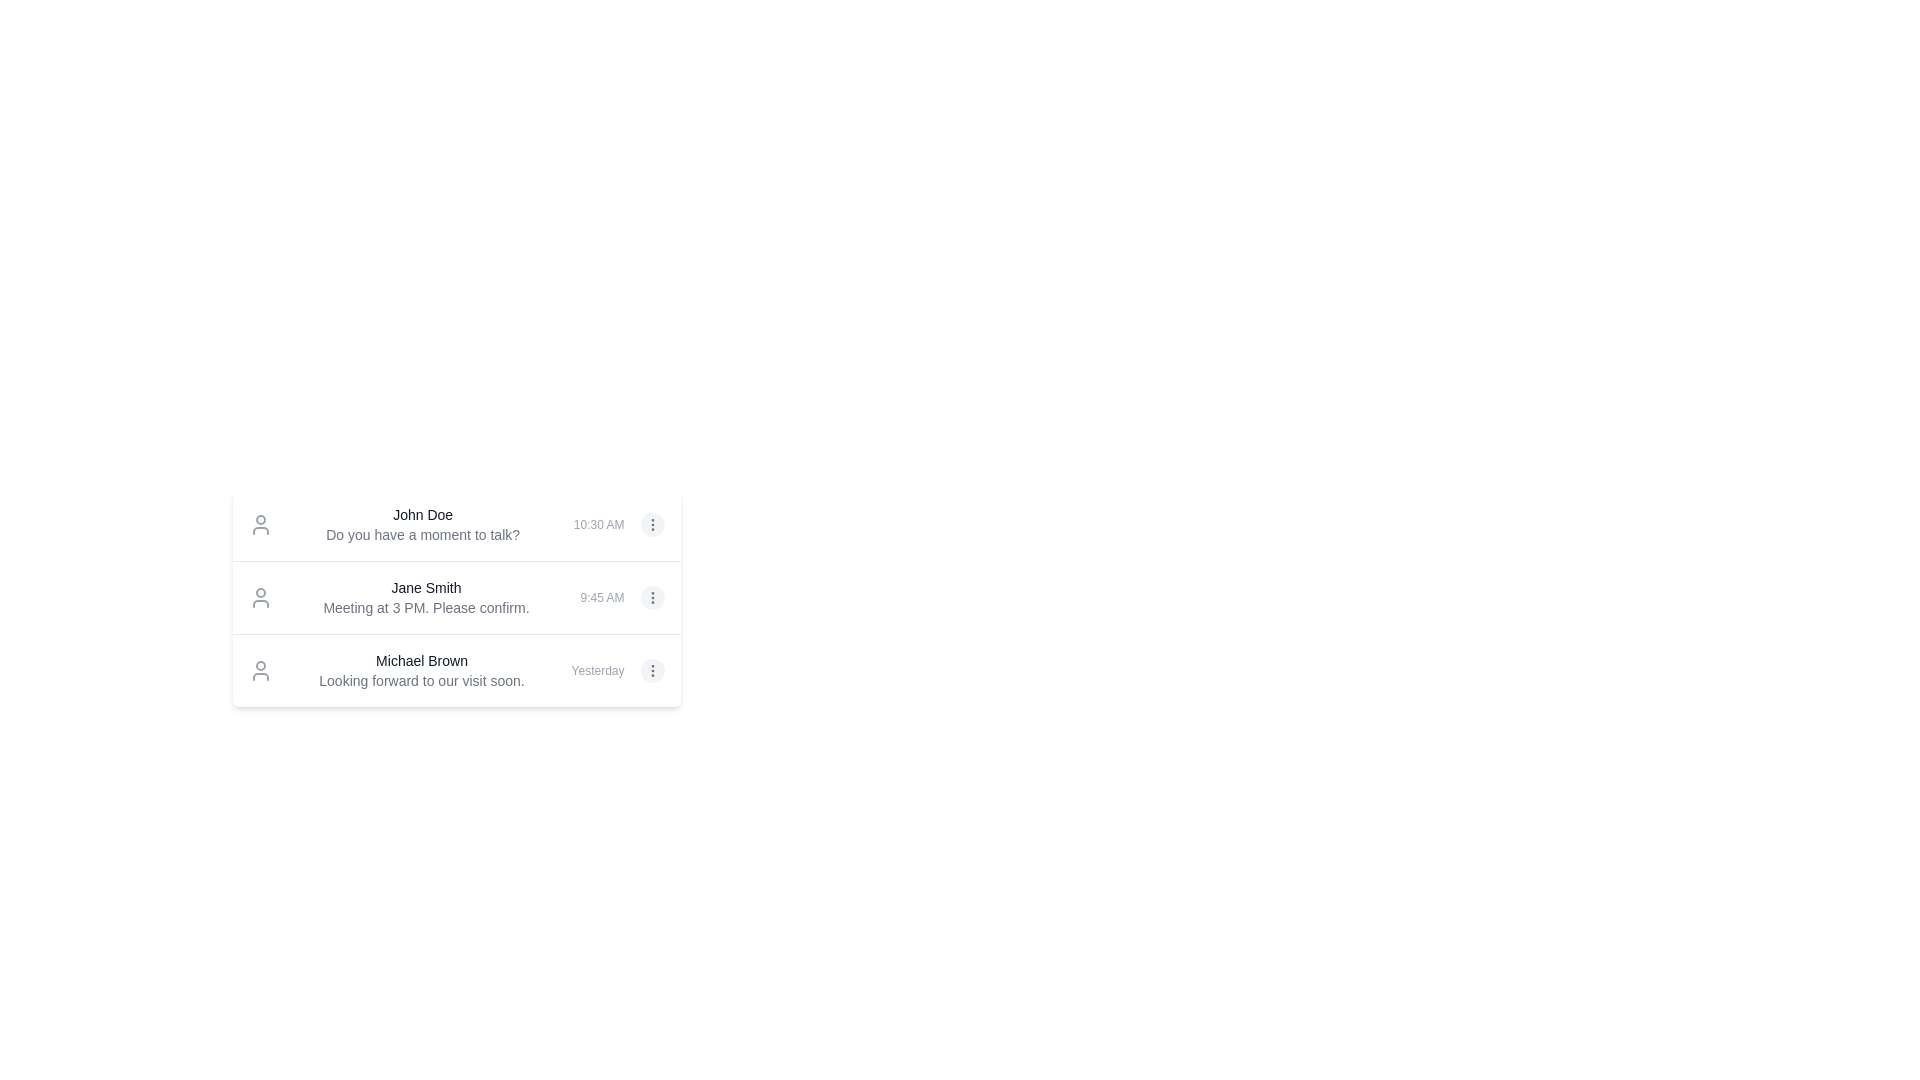 The image size is (1920, 1080). Describe the element at coordinates (259, 523) in the screenshot. I see `the user icon represented by a gray outline of a person, which is positioned next to the name 'John Doe'` at that location.